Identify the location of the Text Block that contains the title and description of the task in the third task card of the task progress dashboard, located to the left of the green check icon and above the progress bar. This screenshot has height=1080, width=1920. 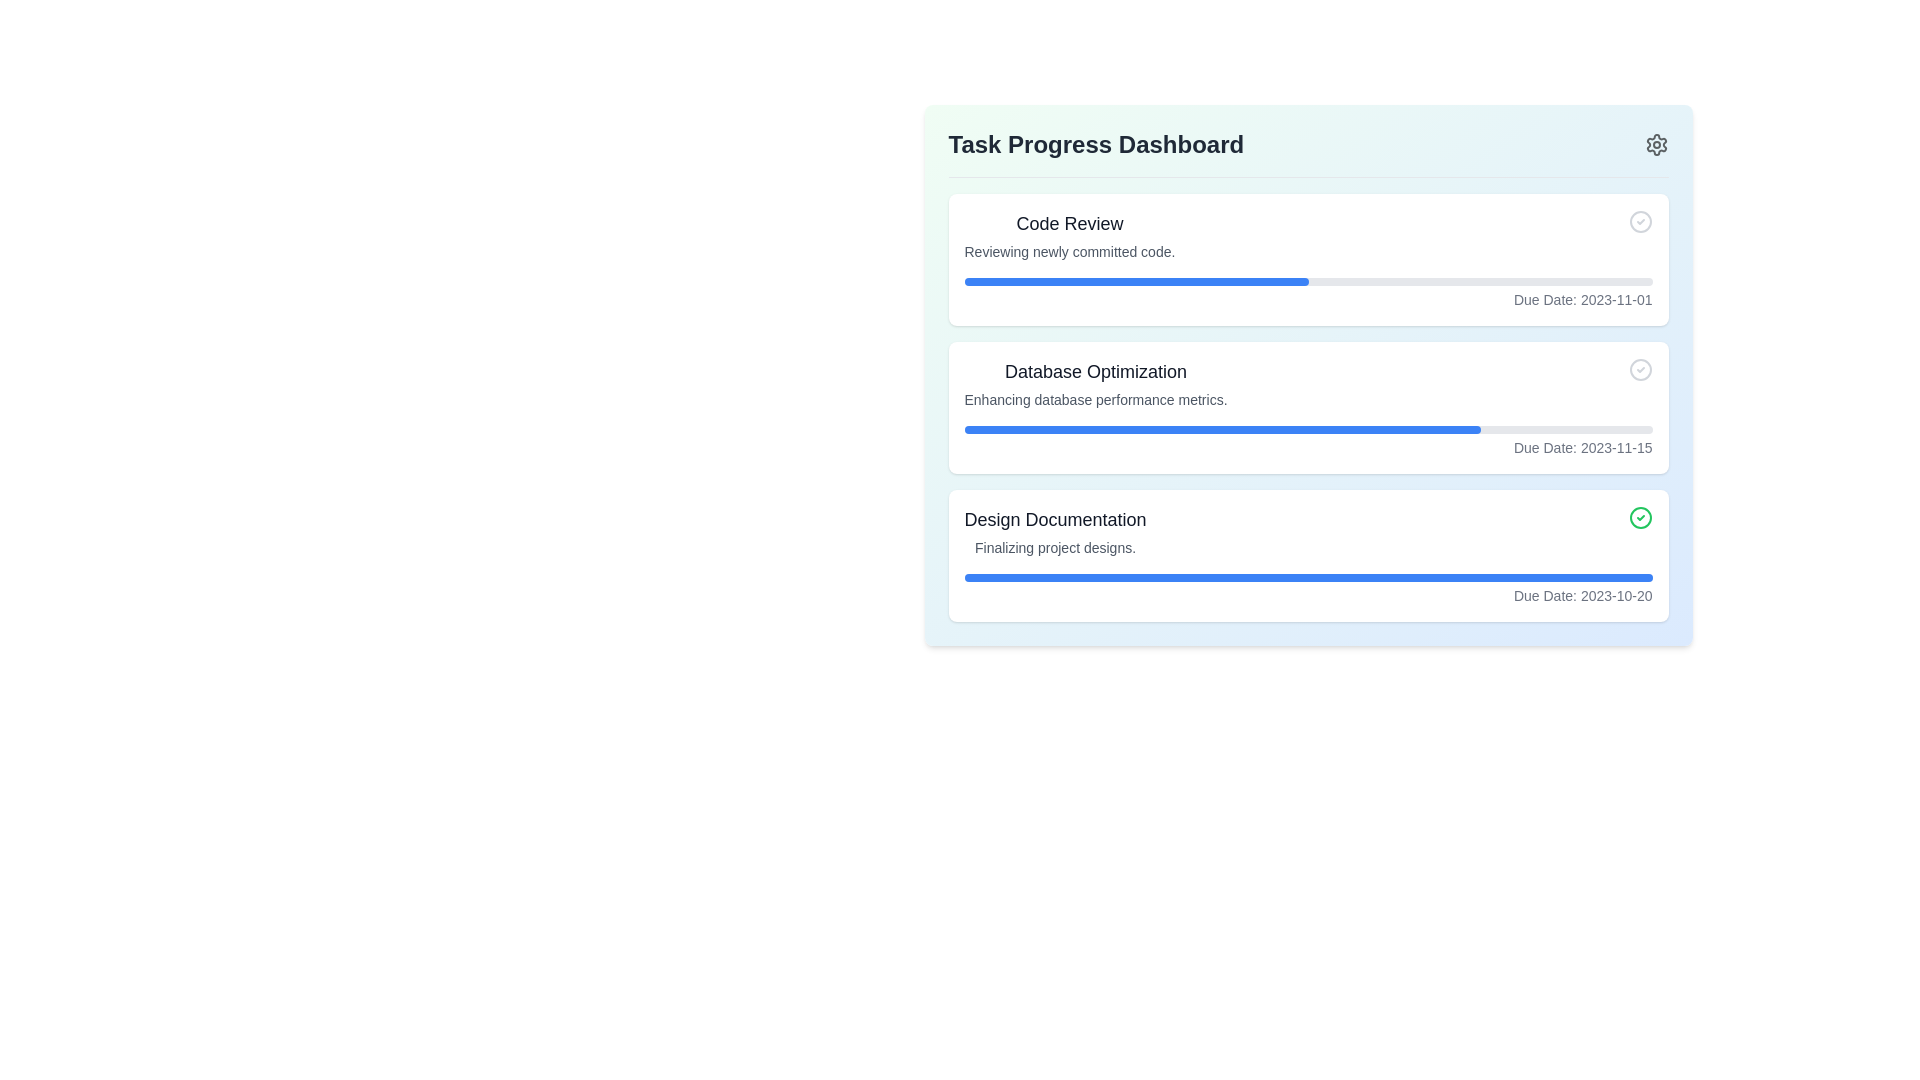
(1054, 531).